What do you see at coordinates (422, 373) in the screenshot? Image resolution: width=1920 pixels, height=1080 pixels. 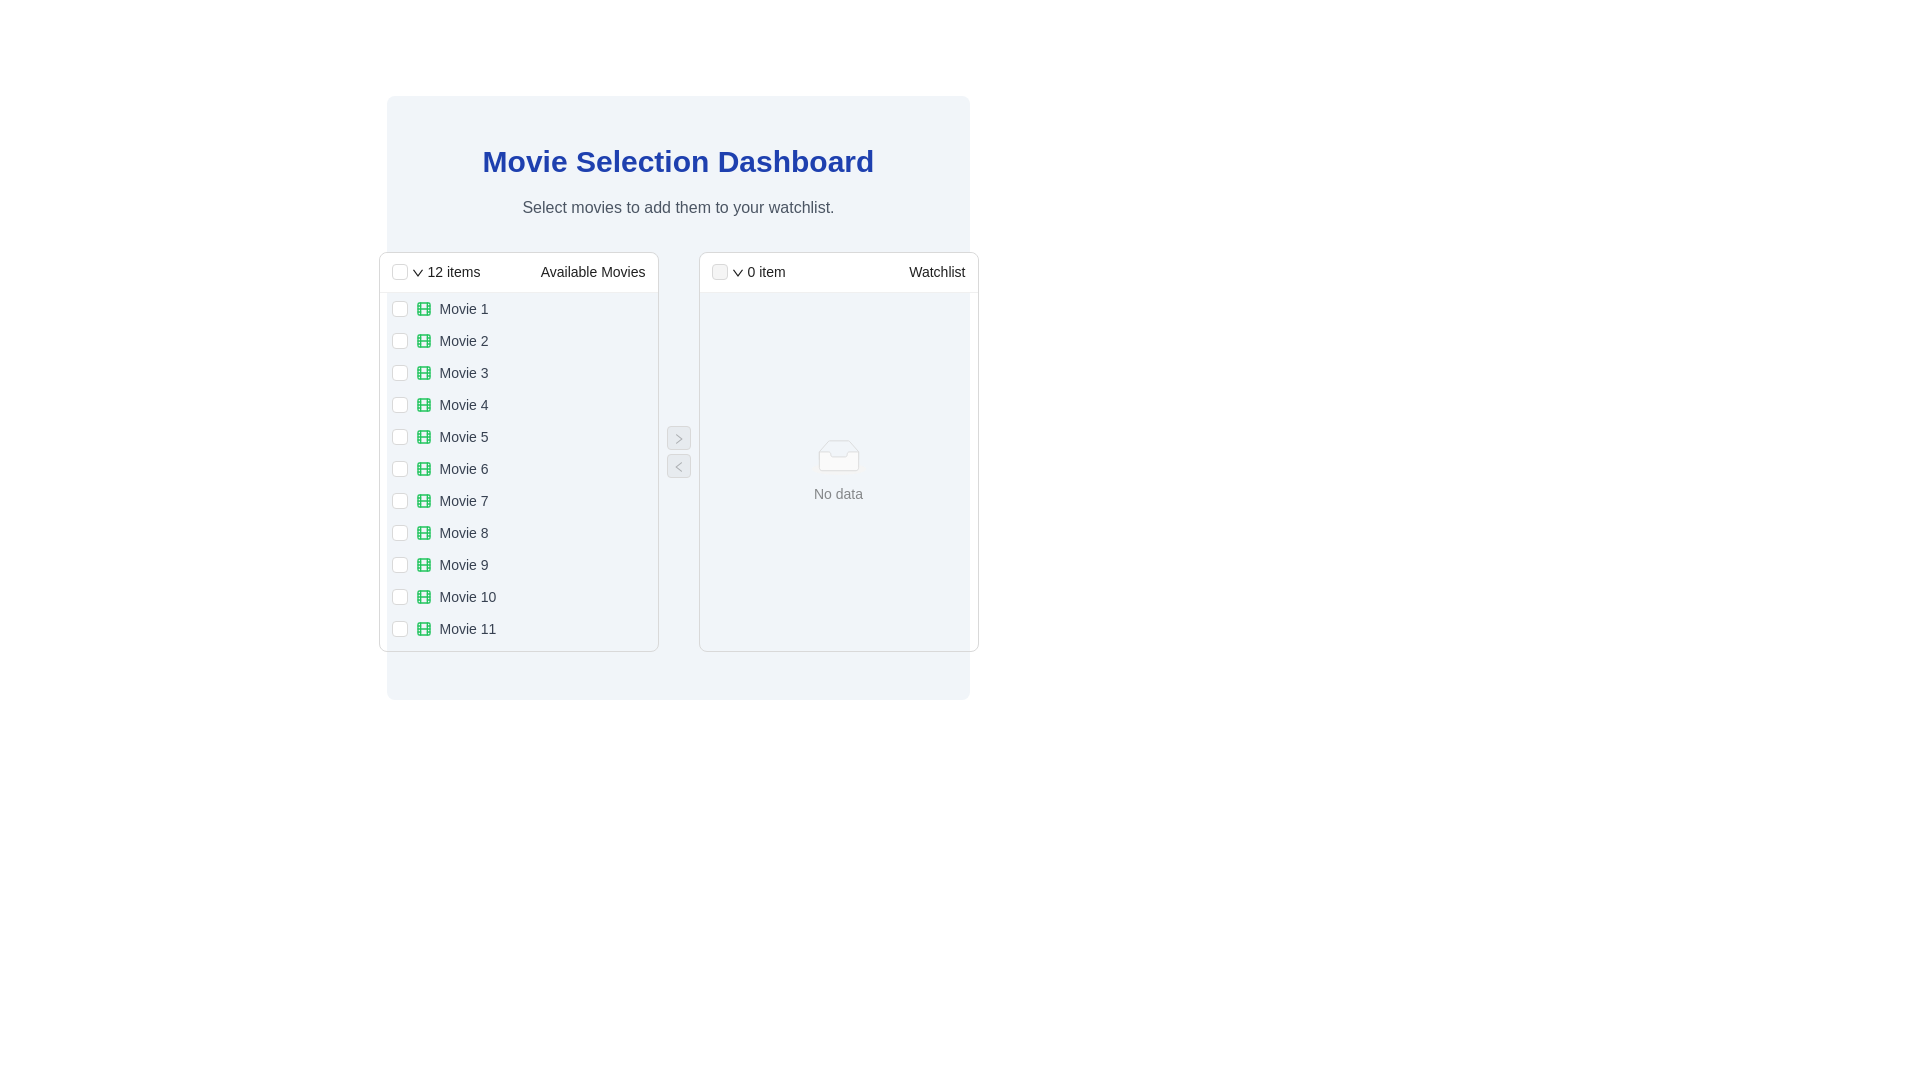 I see `the green hollow filmstrip icon representing 'Movie 3' in the 'Available Movies' list` at bounding box center [422, 373].